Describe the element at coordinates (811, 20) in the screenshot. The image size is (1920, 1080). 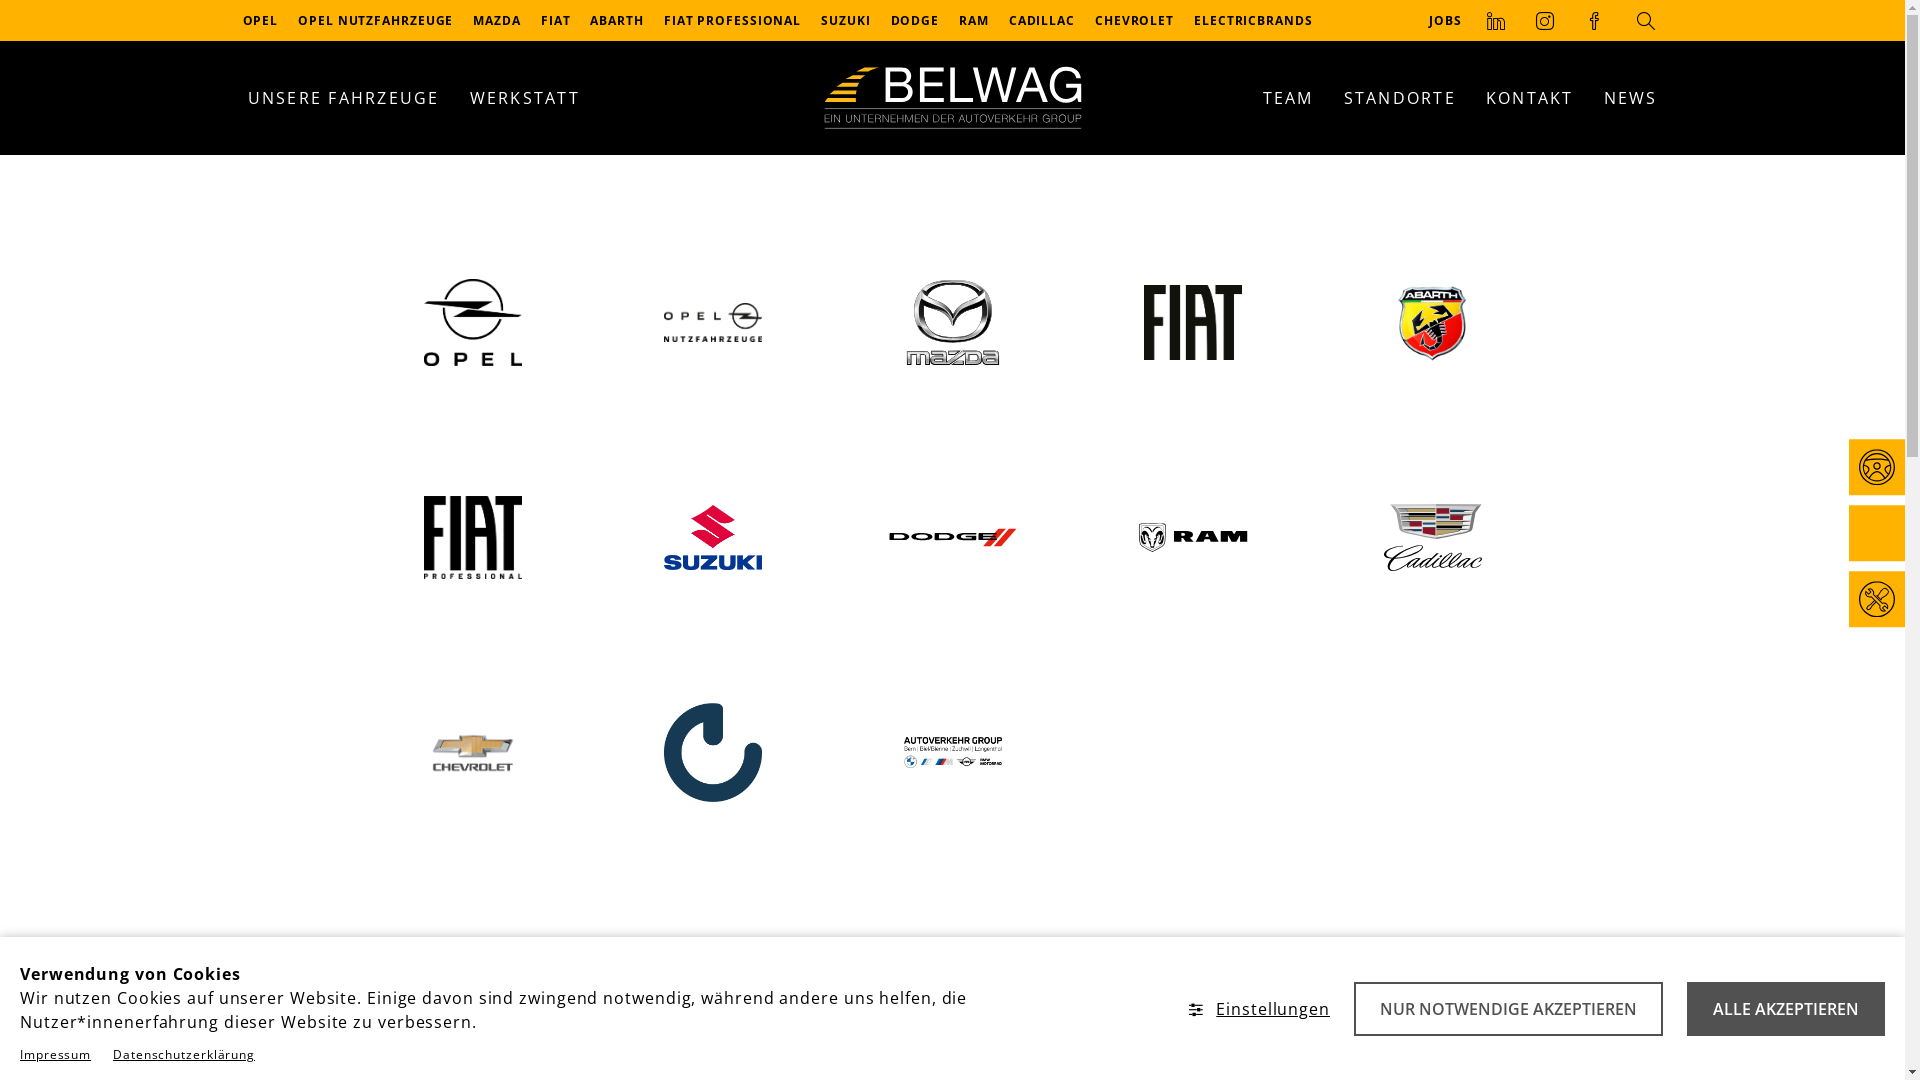
I see `'SUZUKI'` at that location.